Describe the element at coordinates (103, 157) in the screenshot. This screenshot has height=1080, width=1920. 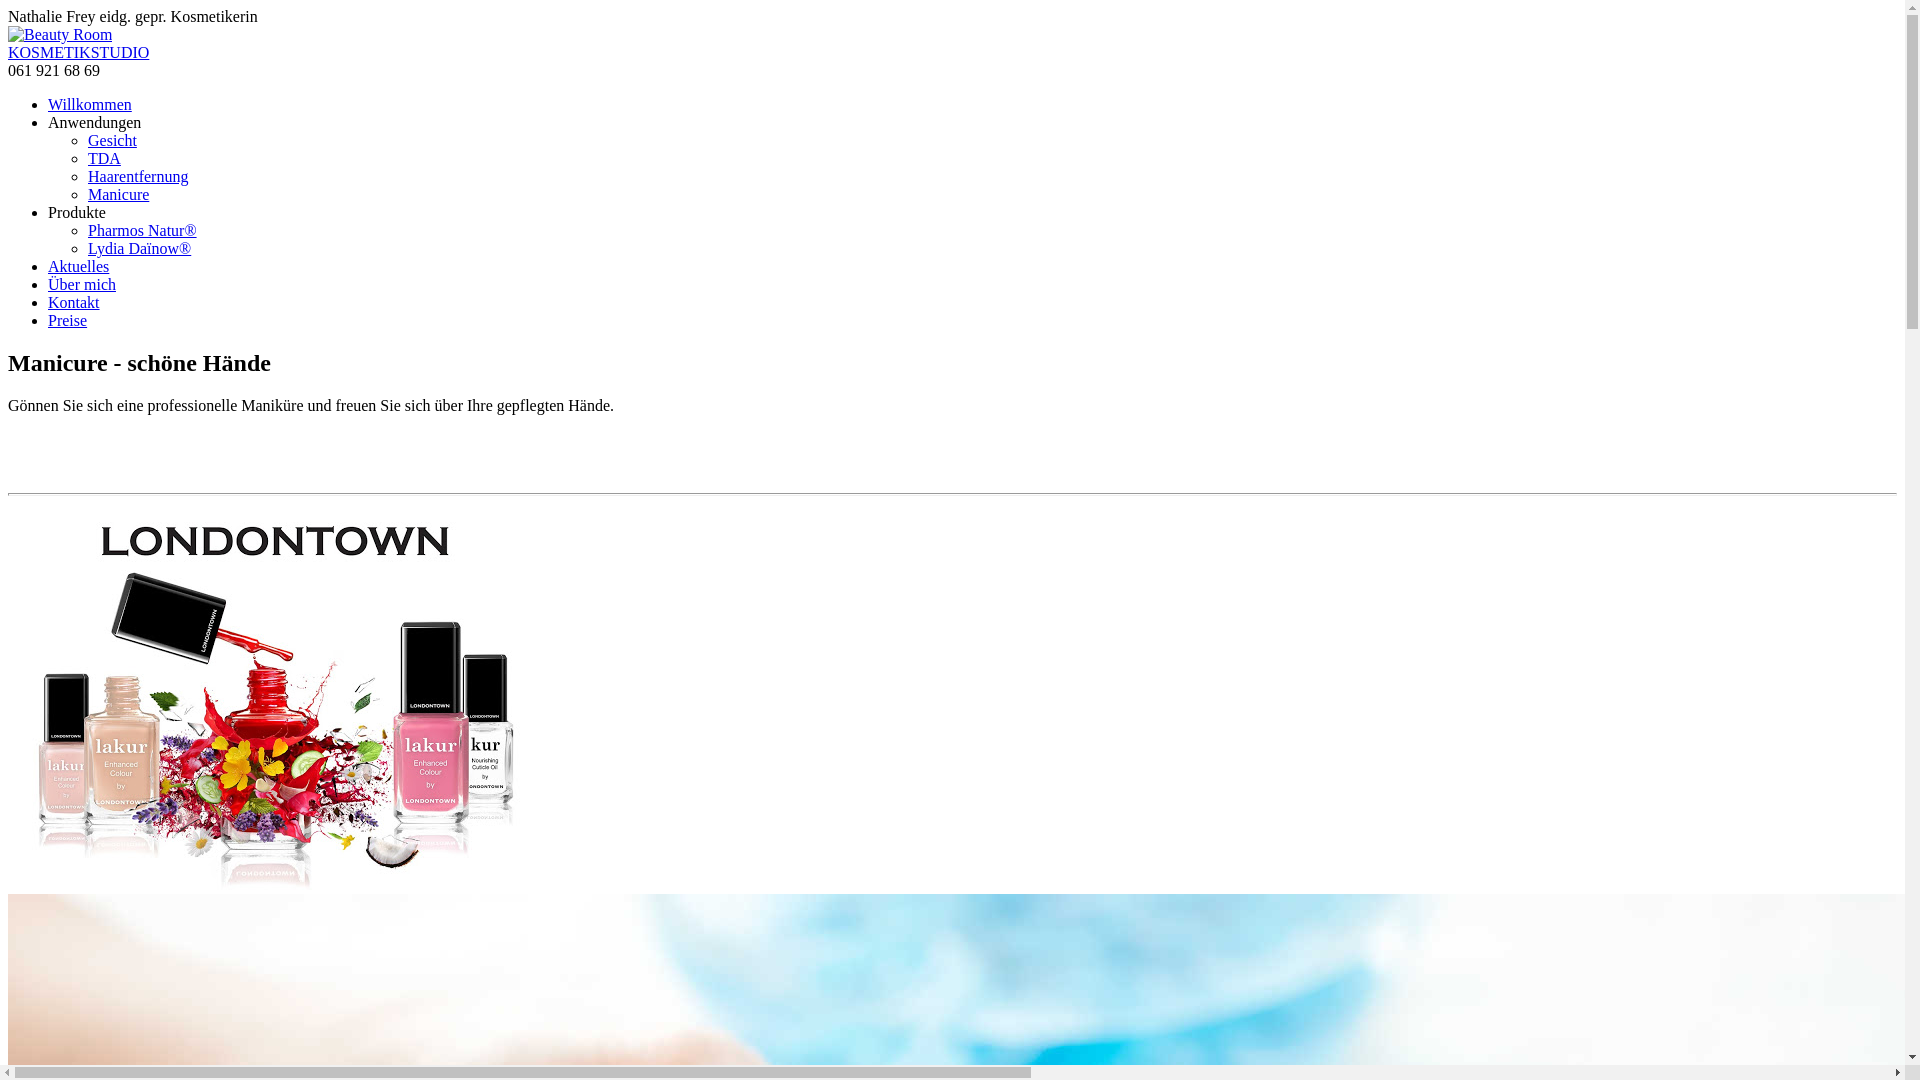
I see `'TDA'` at that location.